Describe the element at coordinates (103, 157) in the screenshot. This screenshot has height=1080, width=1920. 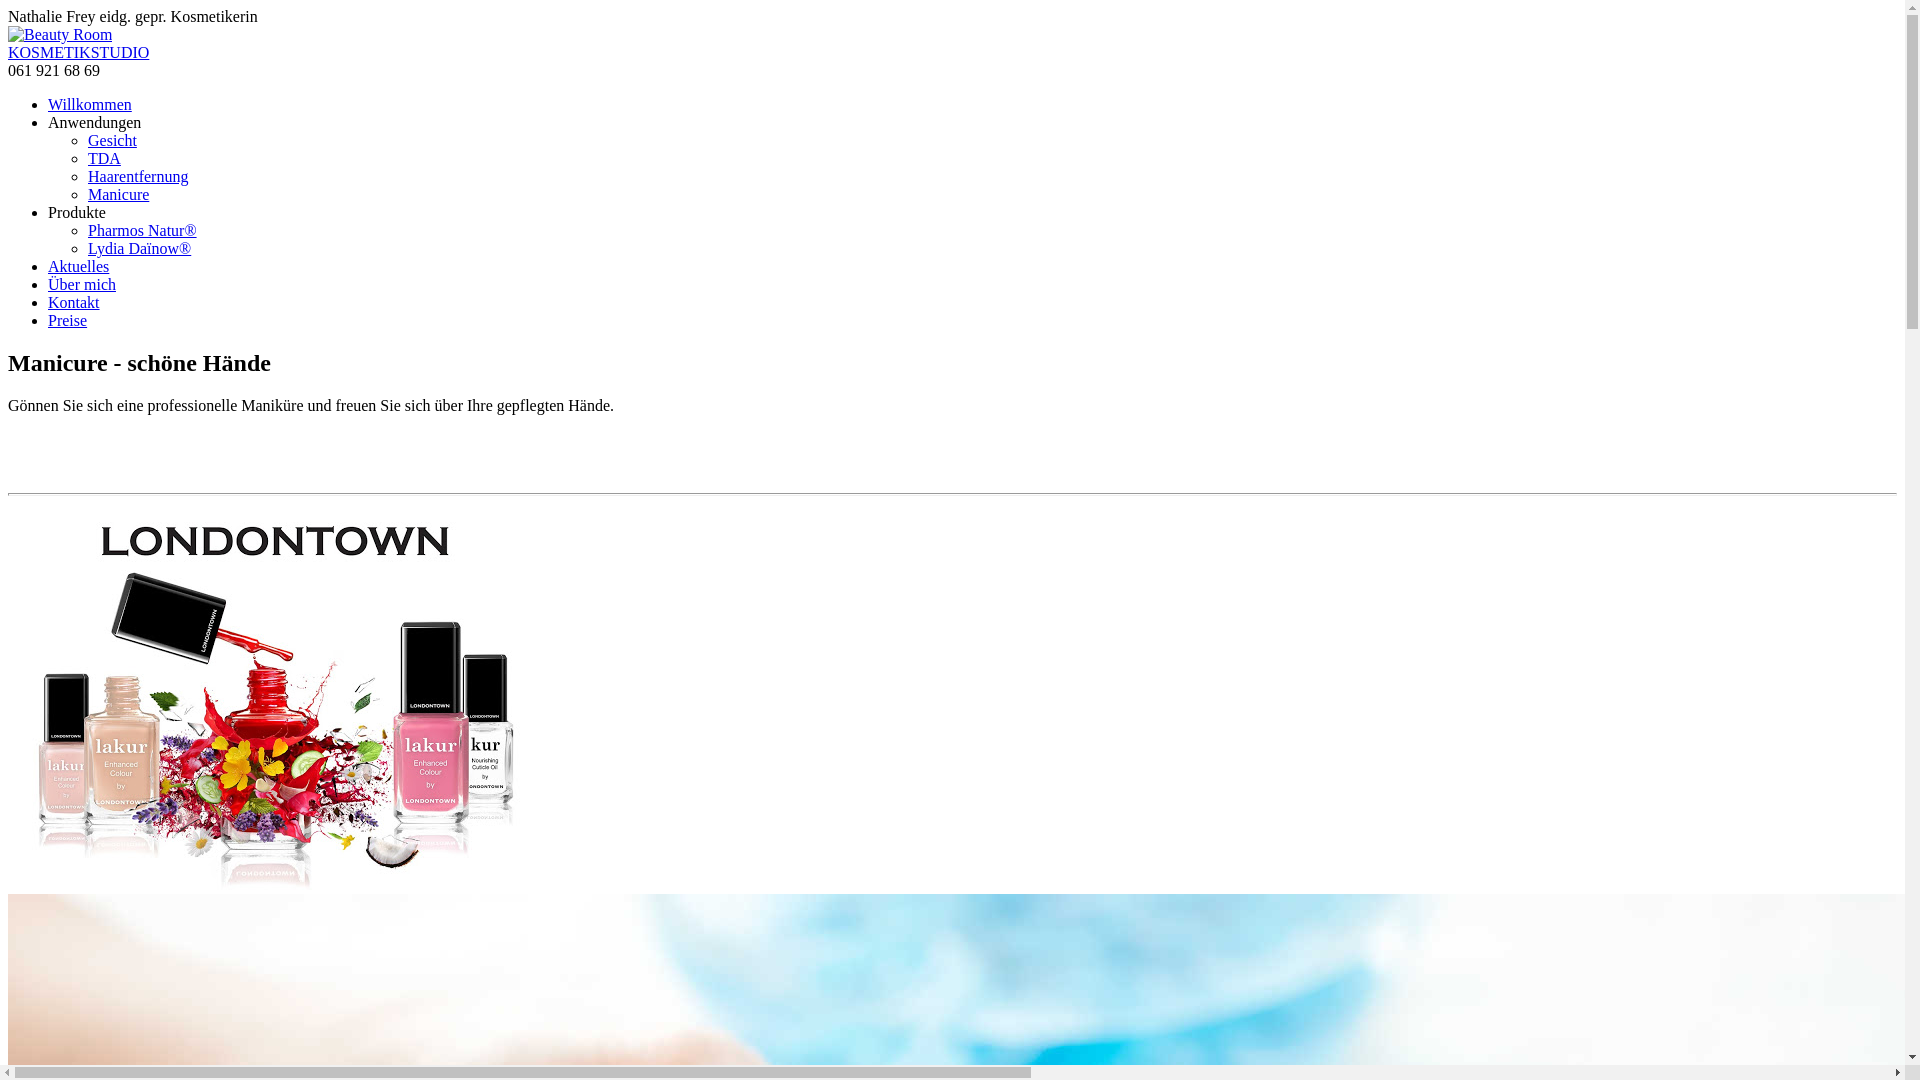
I see `'TDA'` at that location.